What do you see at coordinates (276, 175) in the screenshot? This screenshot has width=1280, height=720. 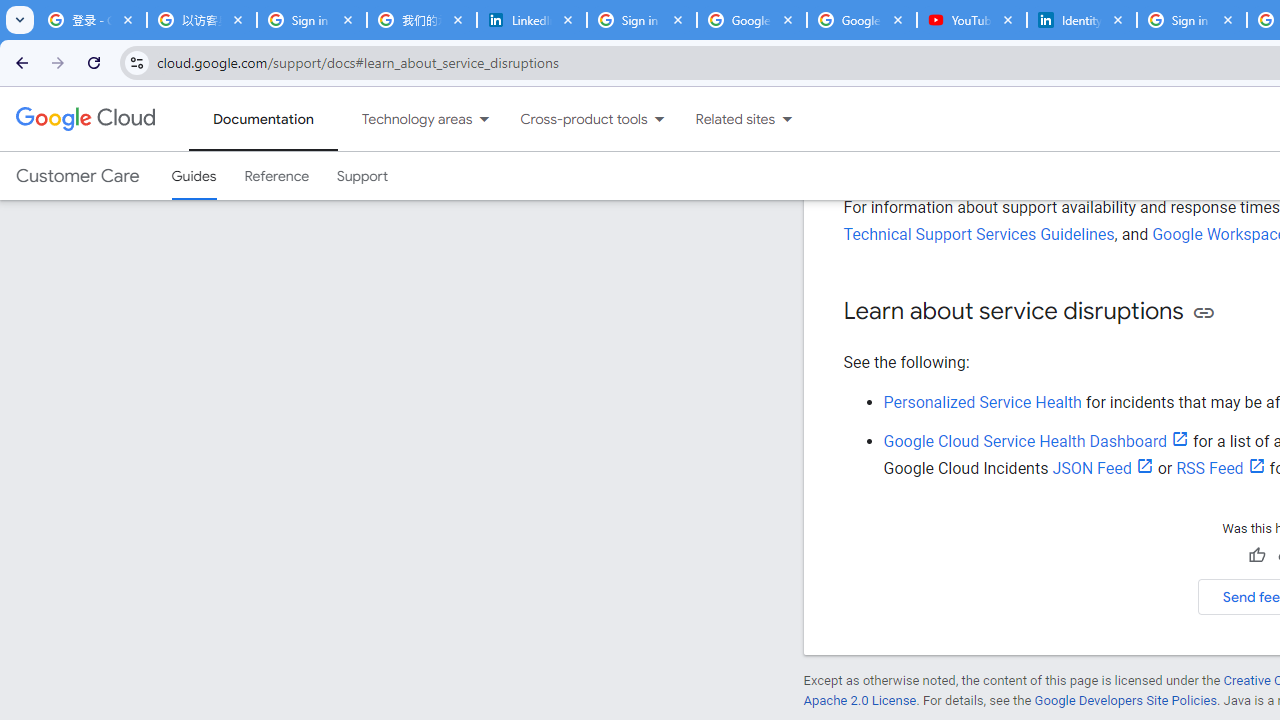 I see `'Reference'` at bounding box center [276, 175].